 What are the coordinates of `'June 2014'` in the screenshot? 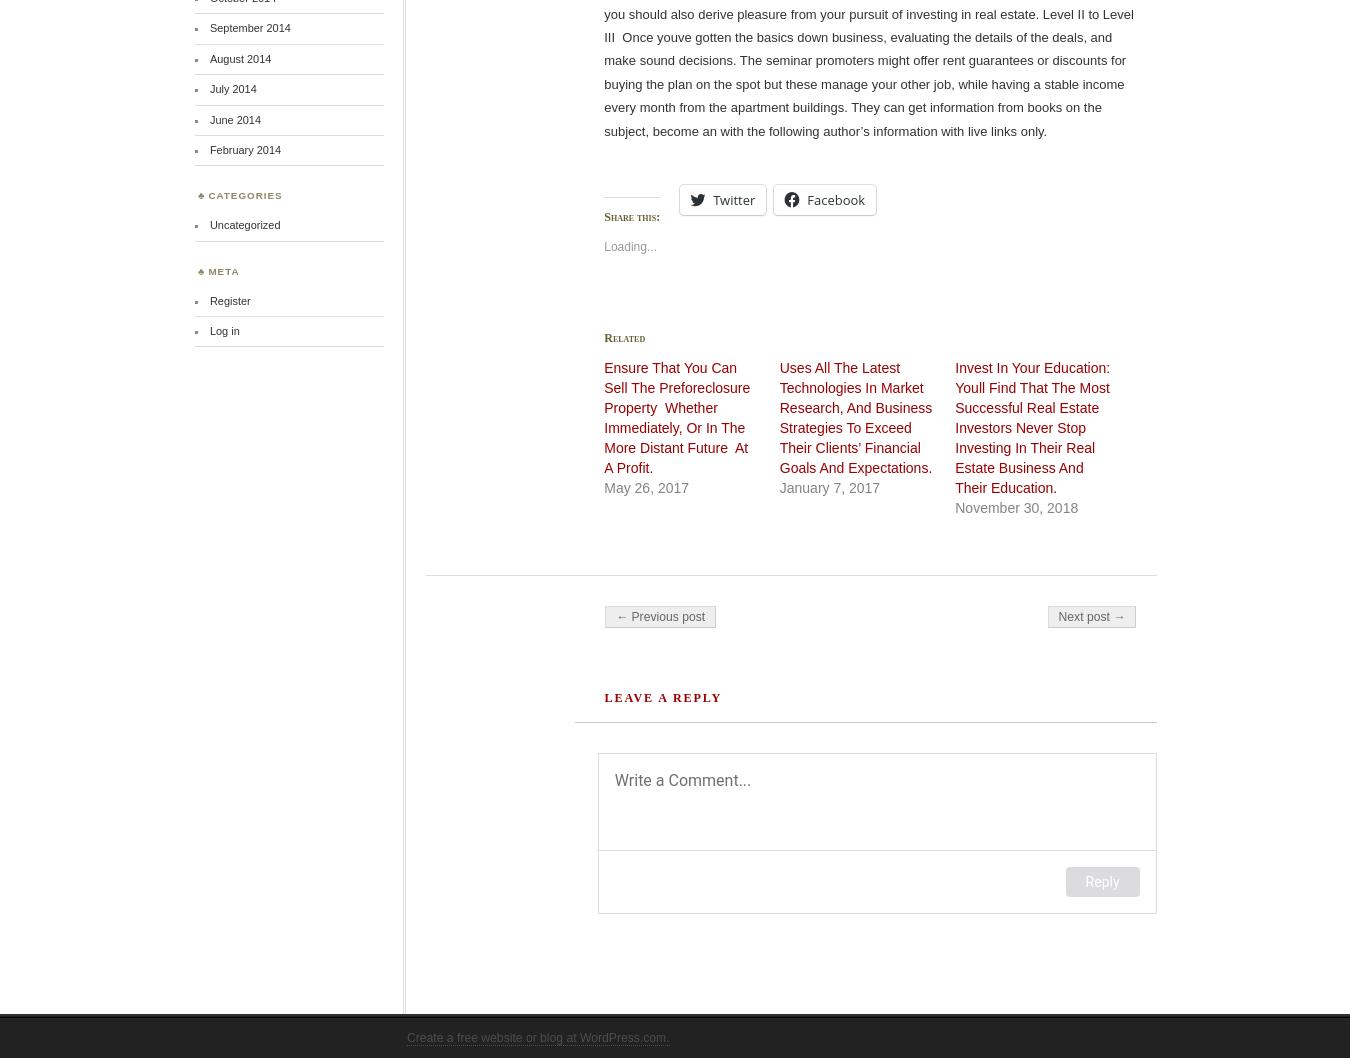 It's located at (208, 118).